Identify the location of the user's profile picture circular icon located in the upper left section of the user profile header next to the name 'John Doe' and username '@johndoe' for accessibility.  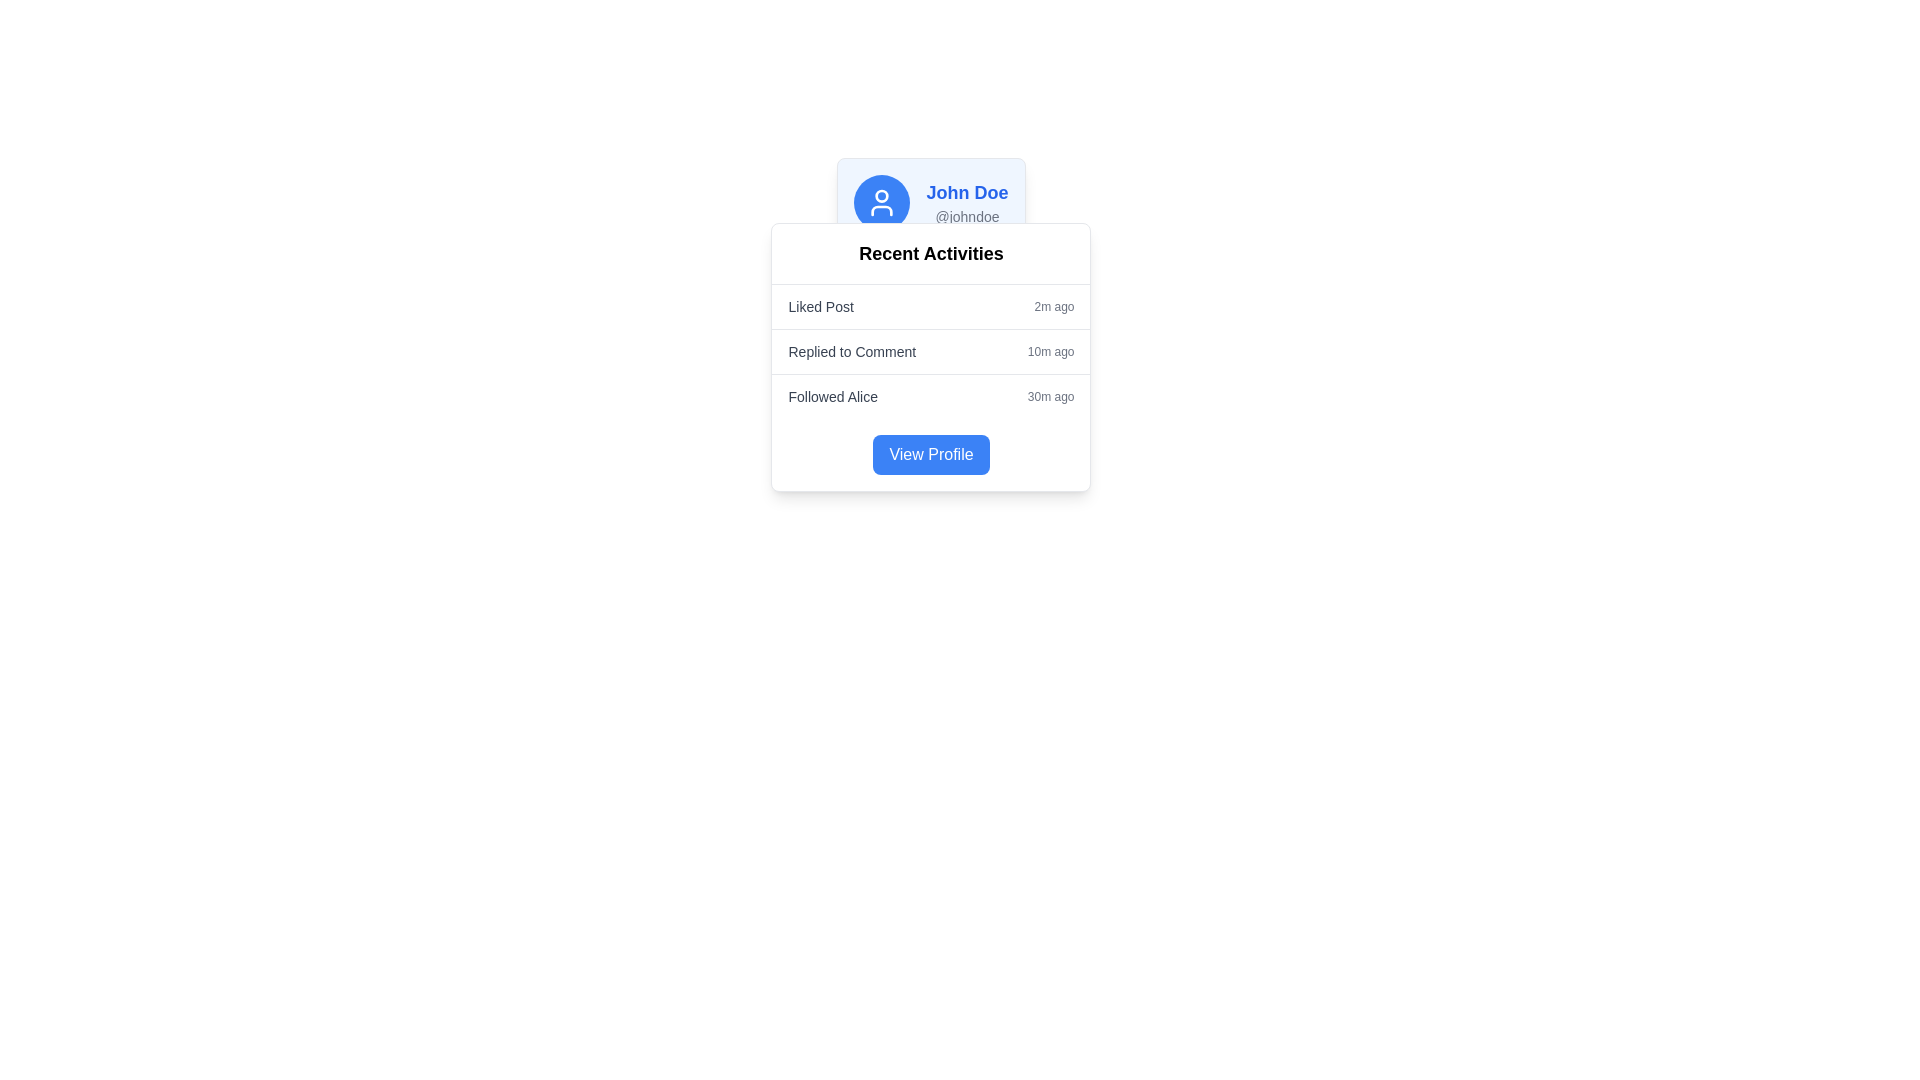
(881, 203).